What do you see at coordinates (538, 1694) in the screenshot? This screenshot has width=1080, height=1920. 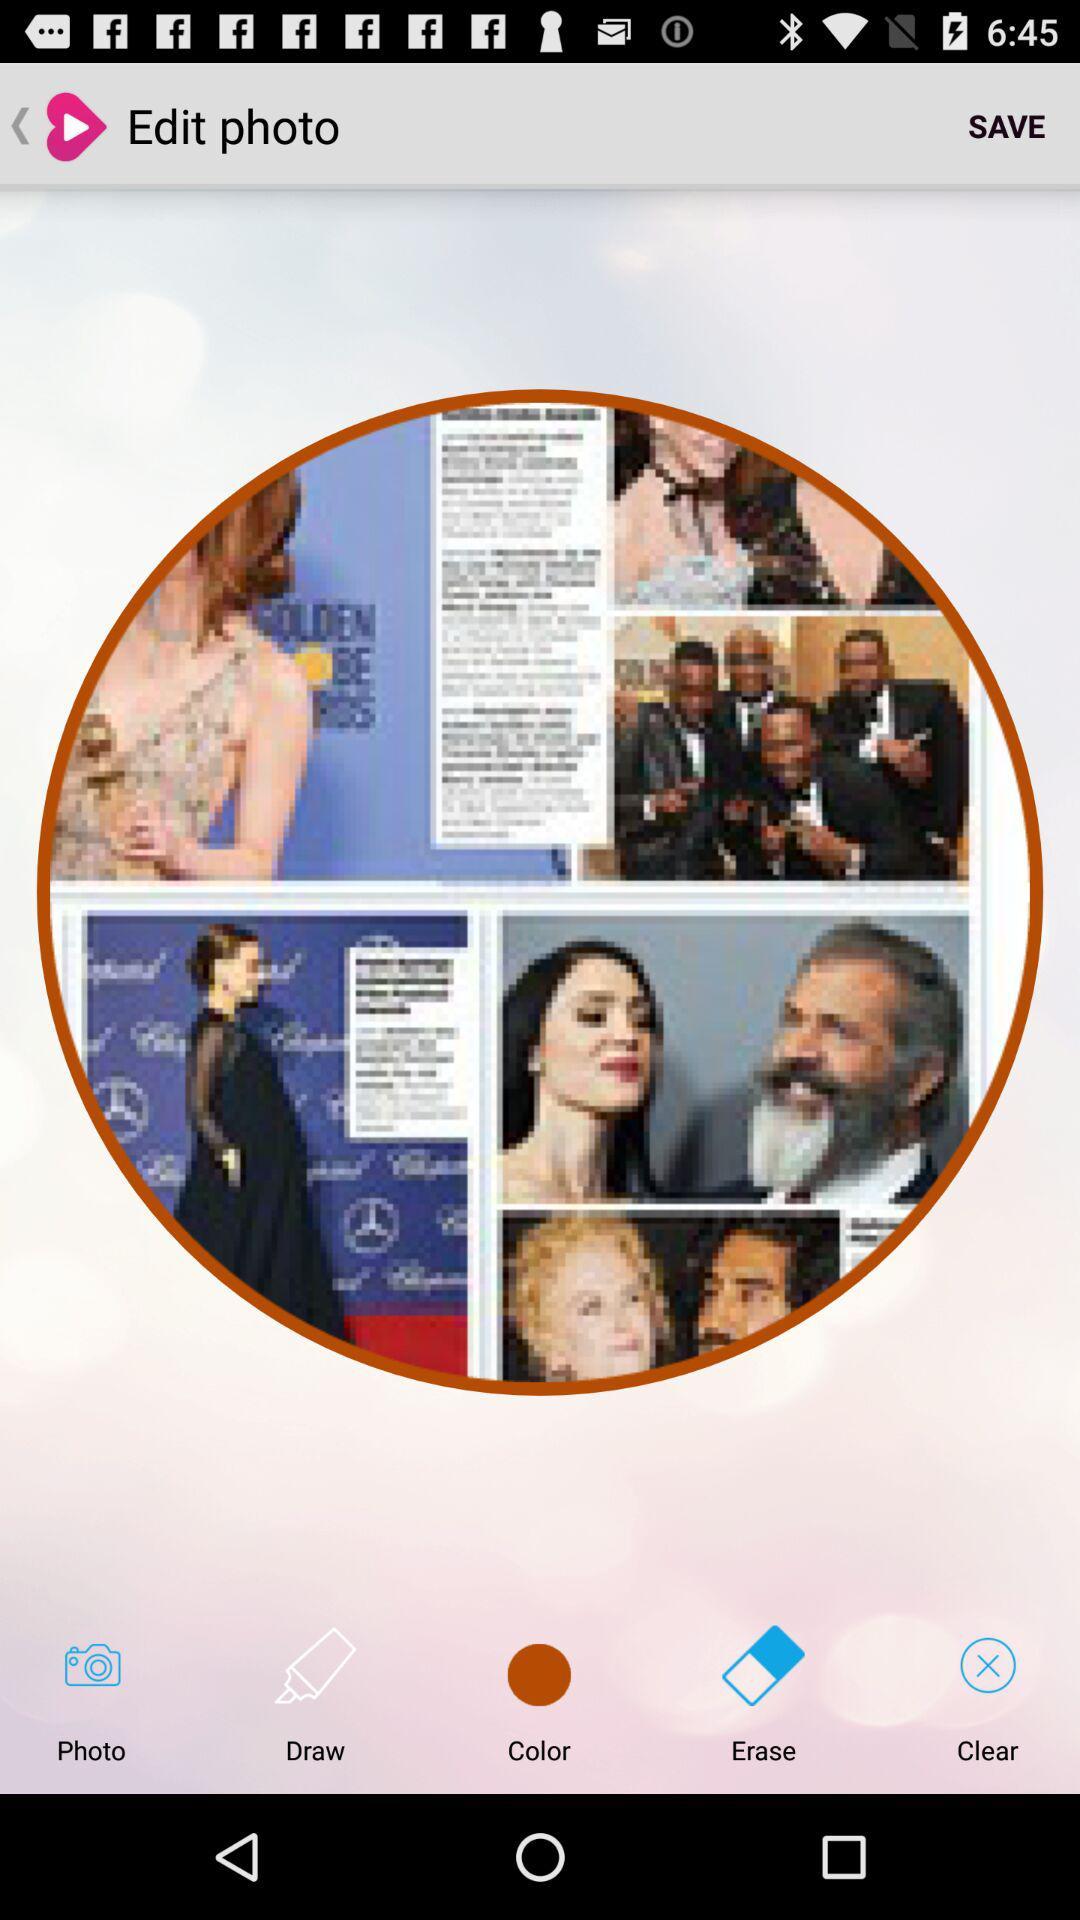 I see `the icon to the right of draw button` at bounding box center [538, 1694].